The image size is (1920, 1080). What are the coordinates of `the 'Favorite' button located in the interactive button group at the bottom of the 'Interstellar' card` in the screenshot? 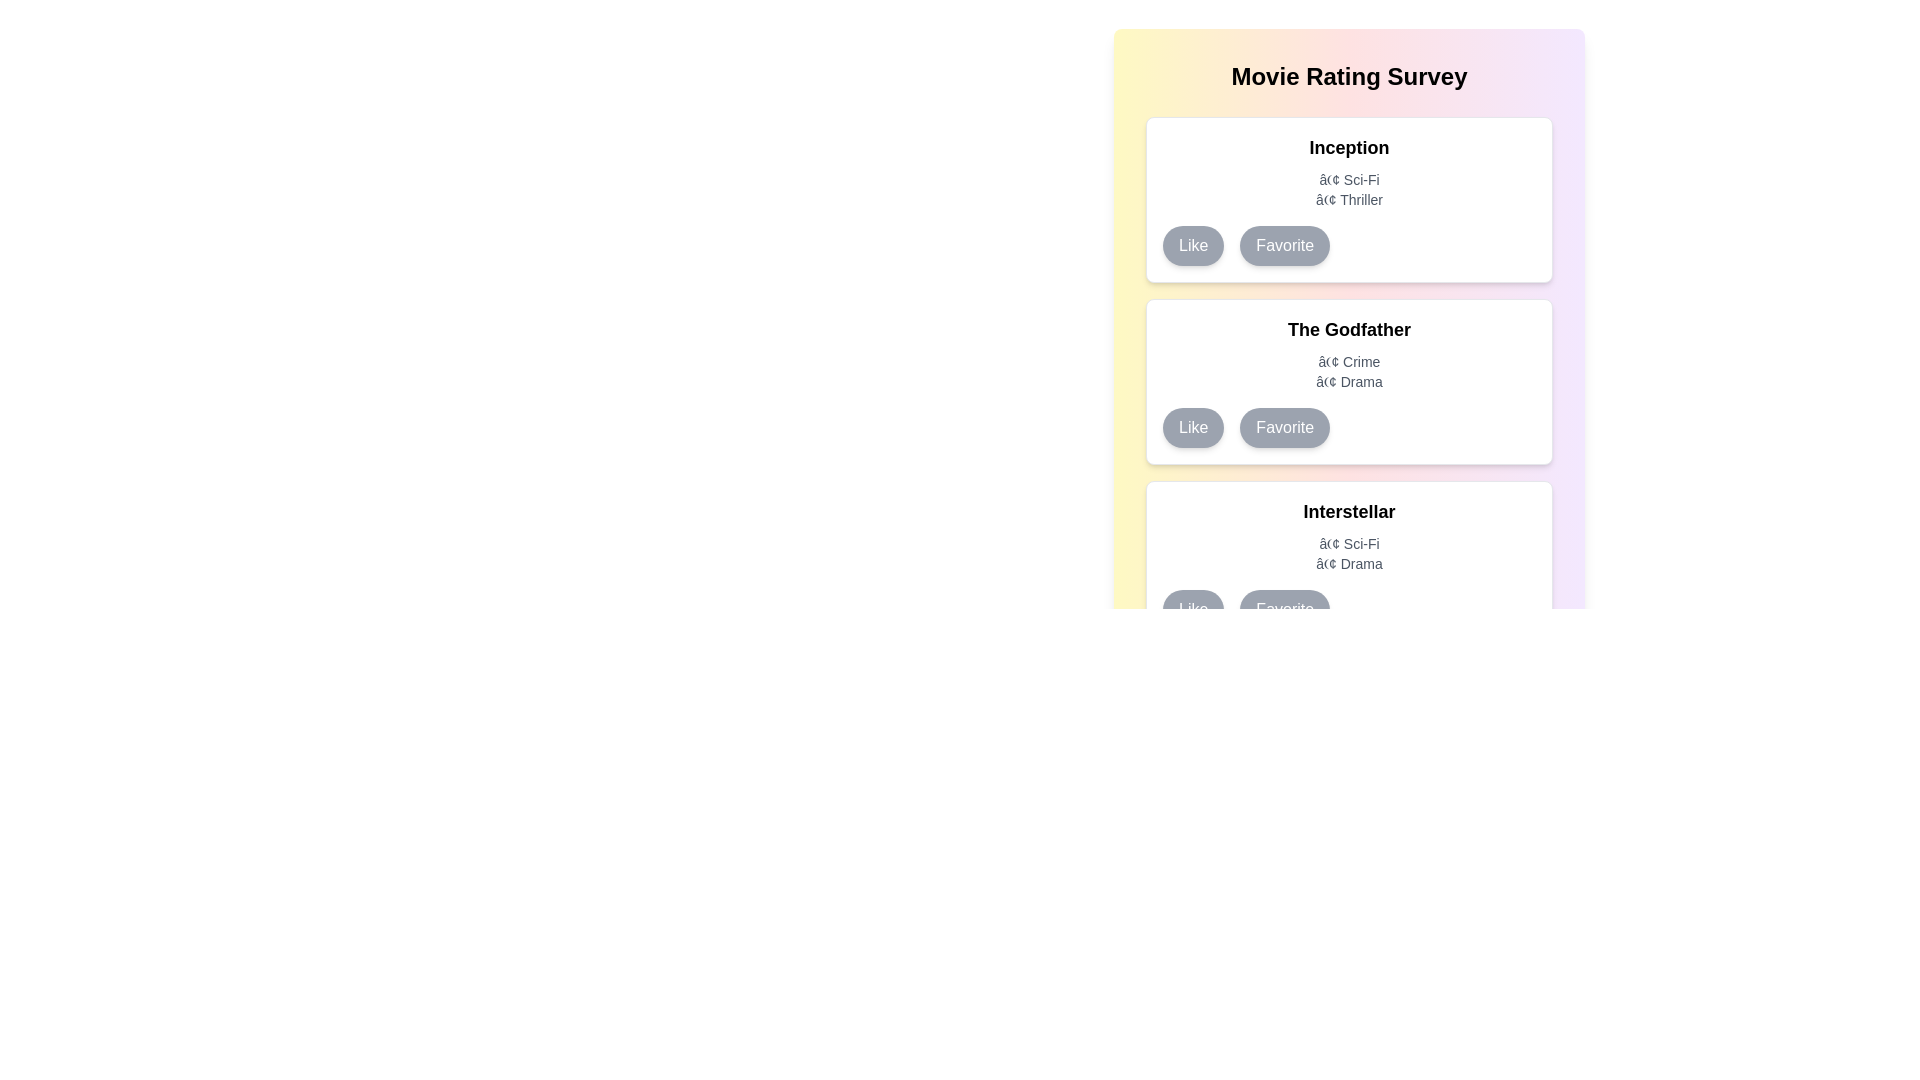 It's located at (1349, 608).